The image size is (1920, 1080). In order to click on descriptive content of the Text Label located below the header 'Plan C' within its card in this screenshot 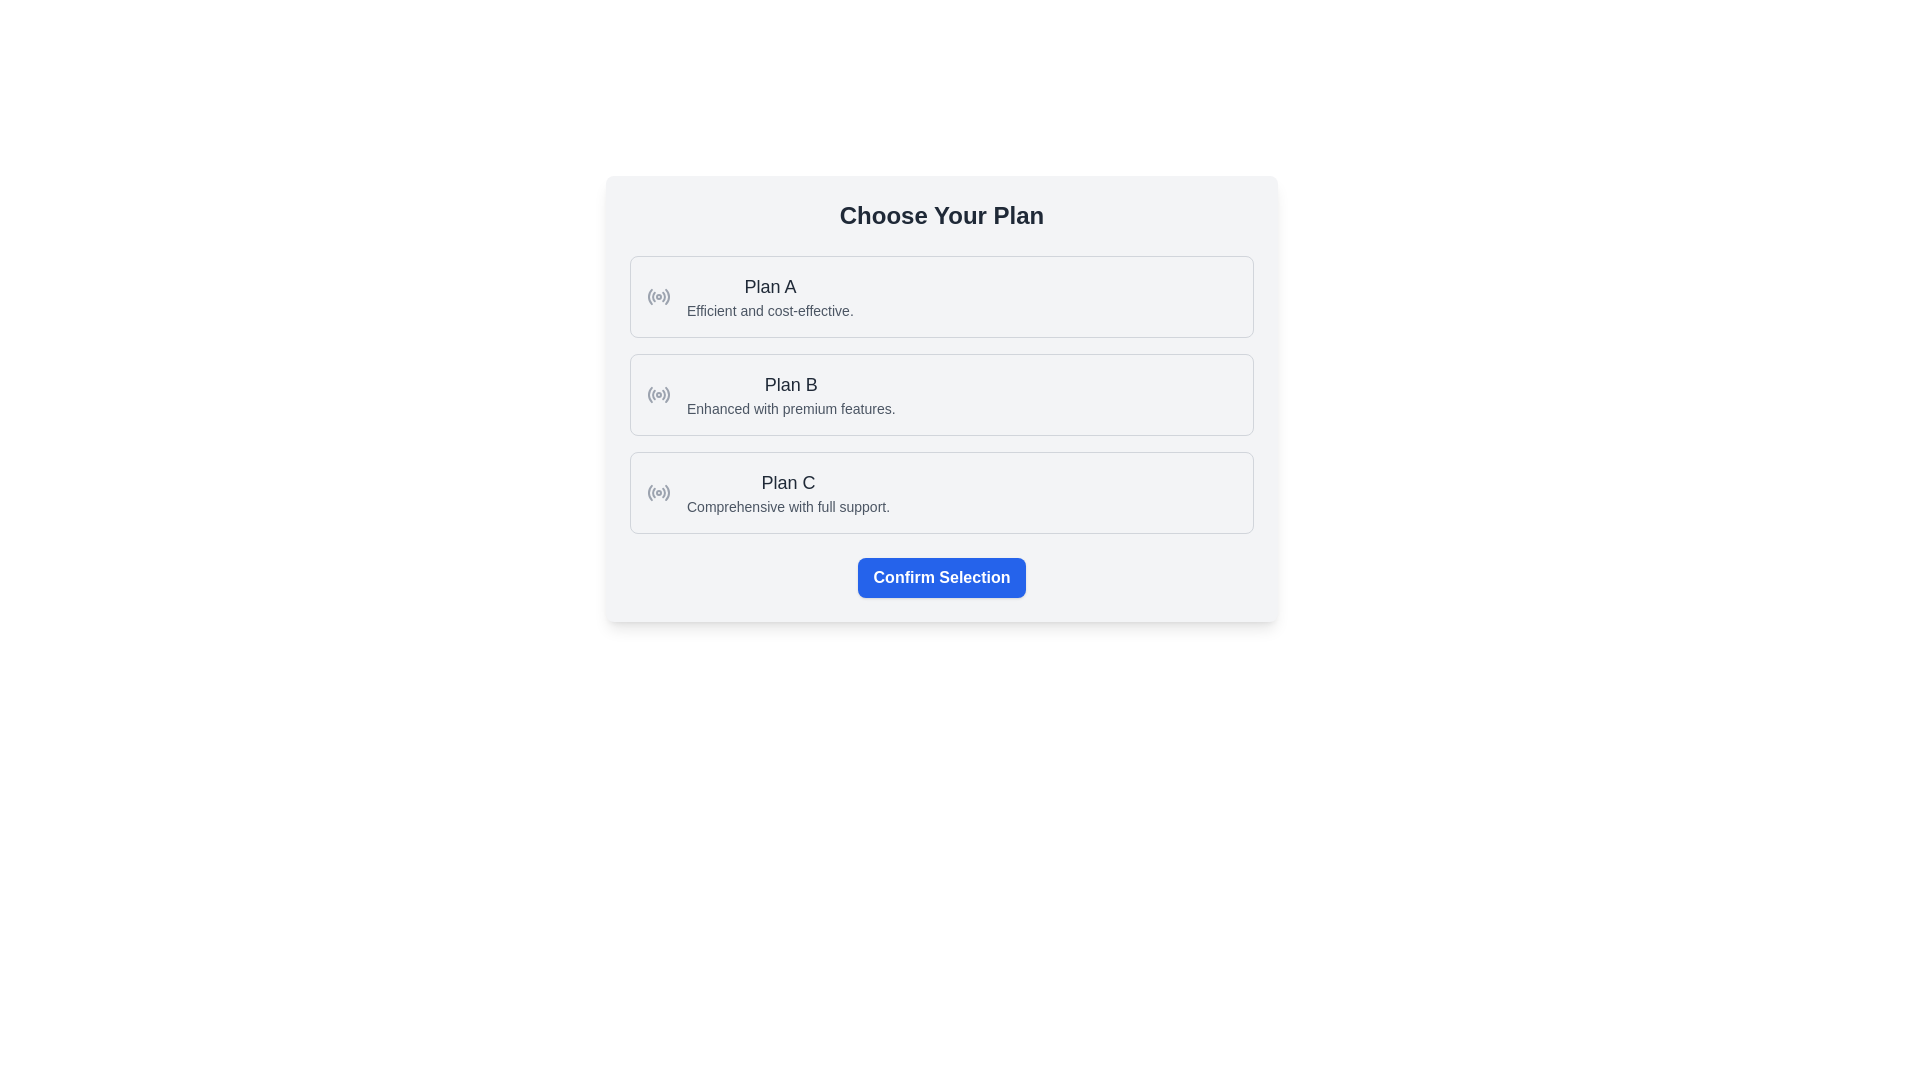, I will do `click(787, 505)`.